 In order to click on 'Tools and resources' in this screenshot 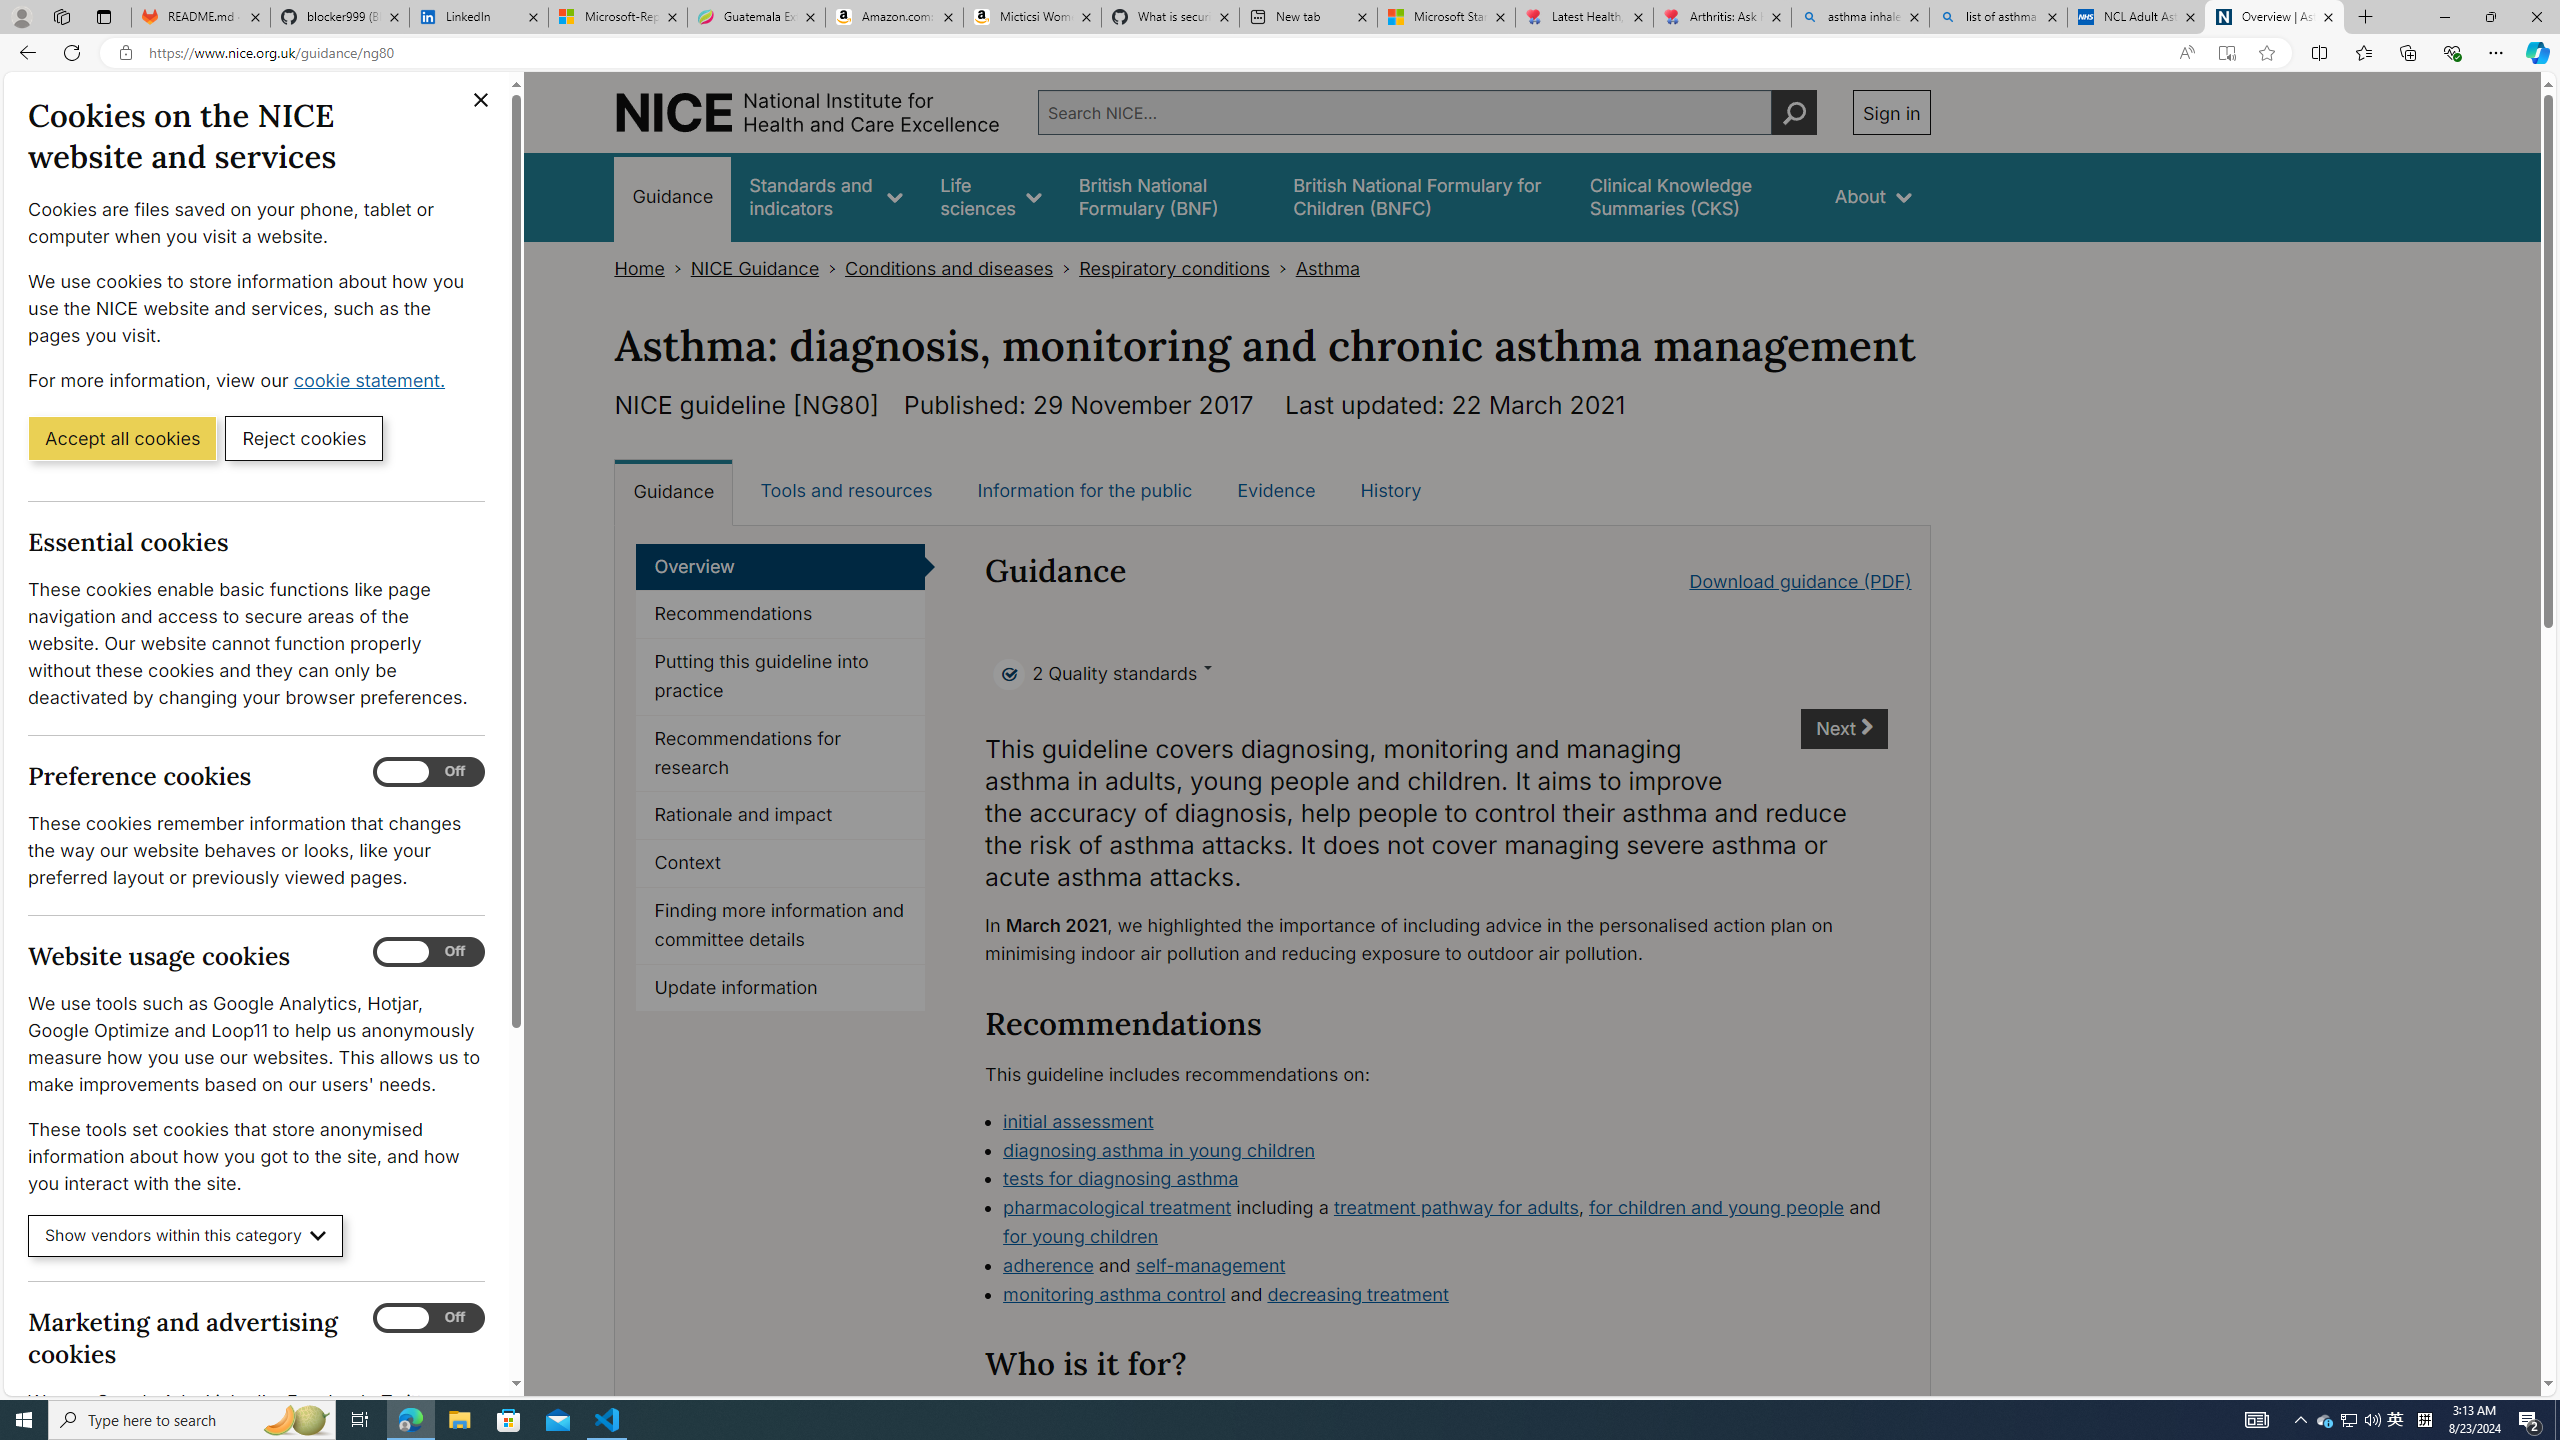, I will do `click(845, 490)`.